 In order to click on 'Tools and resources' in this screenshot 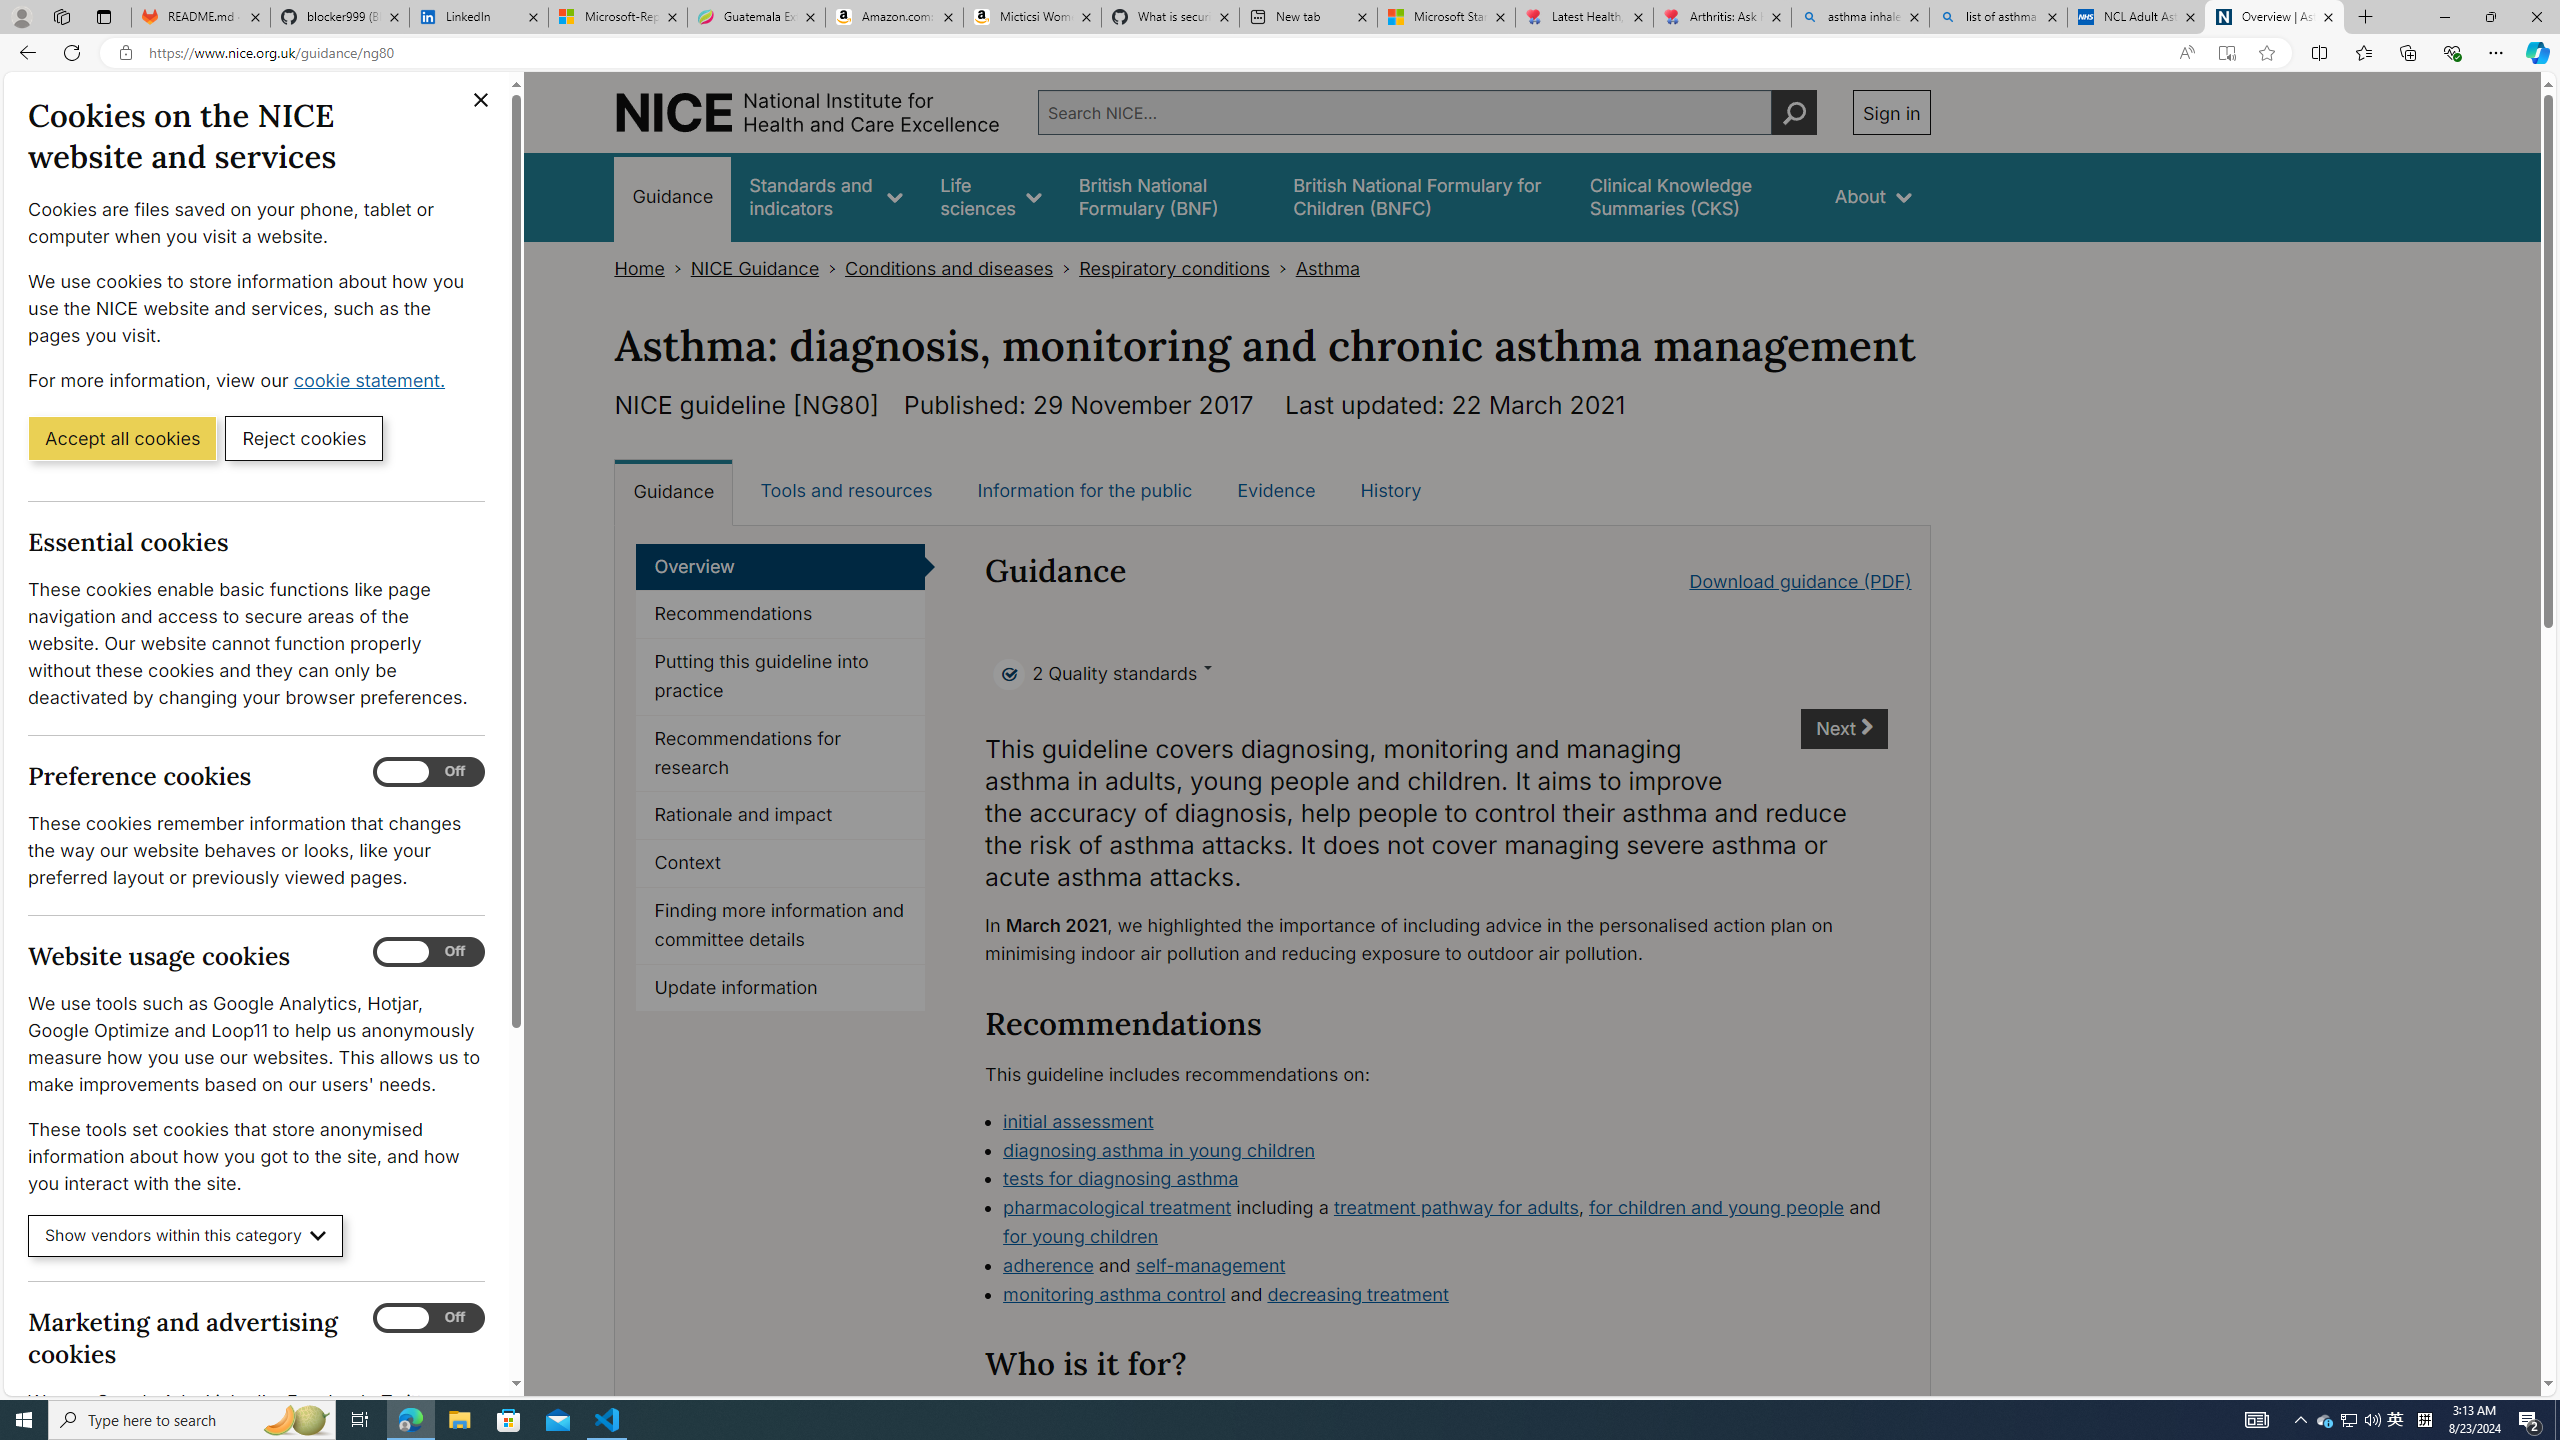, I will do `click(845, 490)`.